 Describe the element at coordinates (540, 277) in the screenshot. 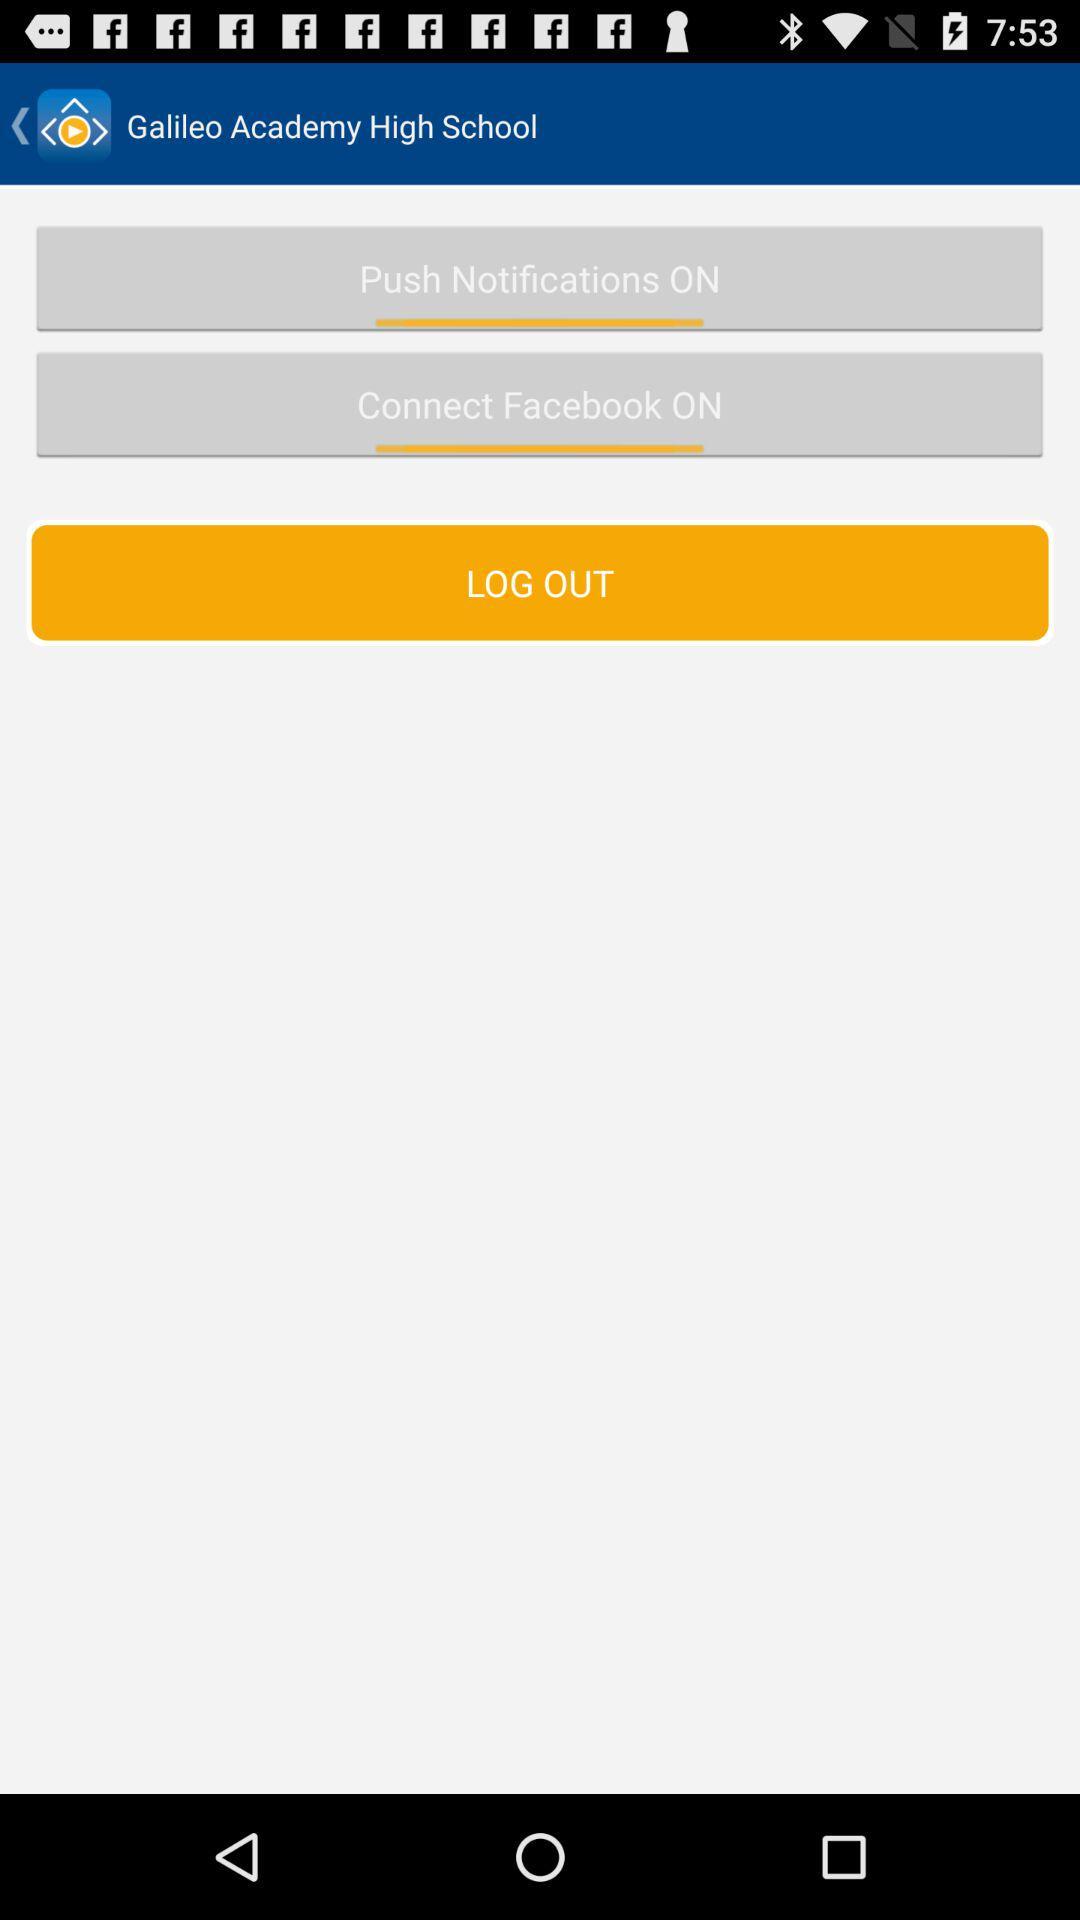

I see `the item above connect facebook on icon` at that location.